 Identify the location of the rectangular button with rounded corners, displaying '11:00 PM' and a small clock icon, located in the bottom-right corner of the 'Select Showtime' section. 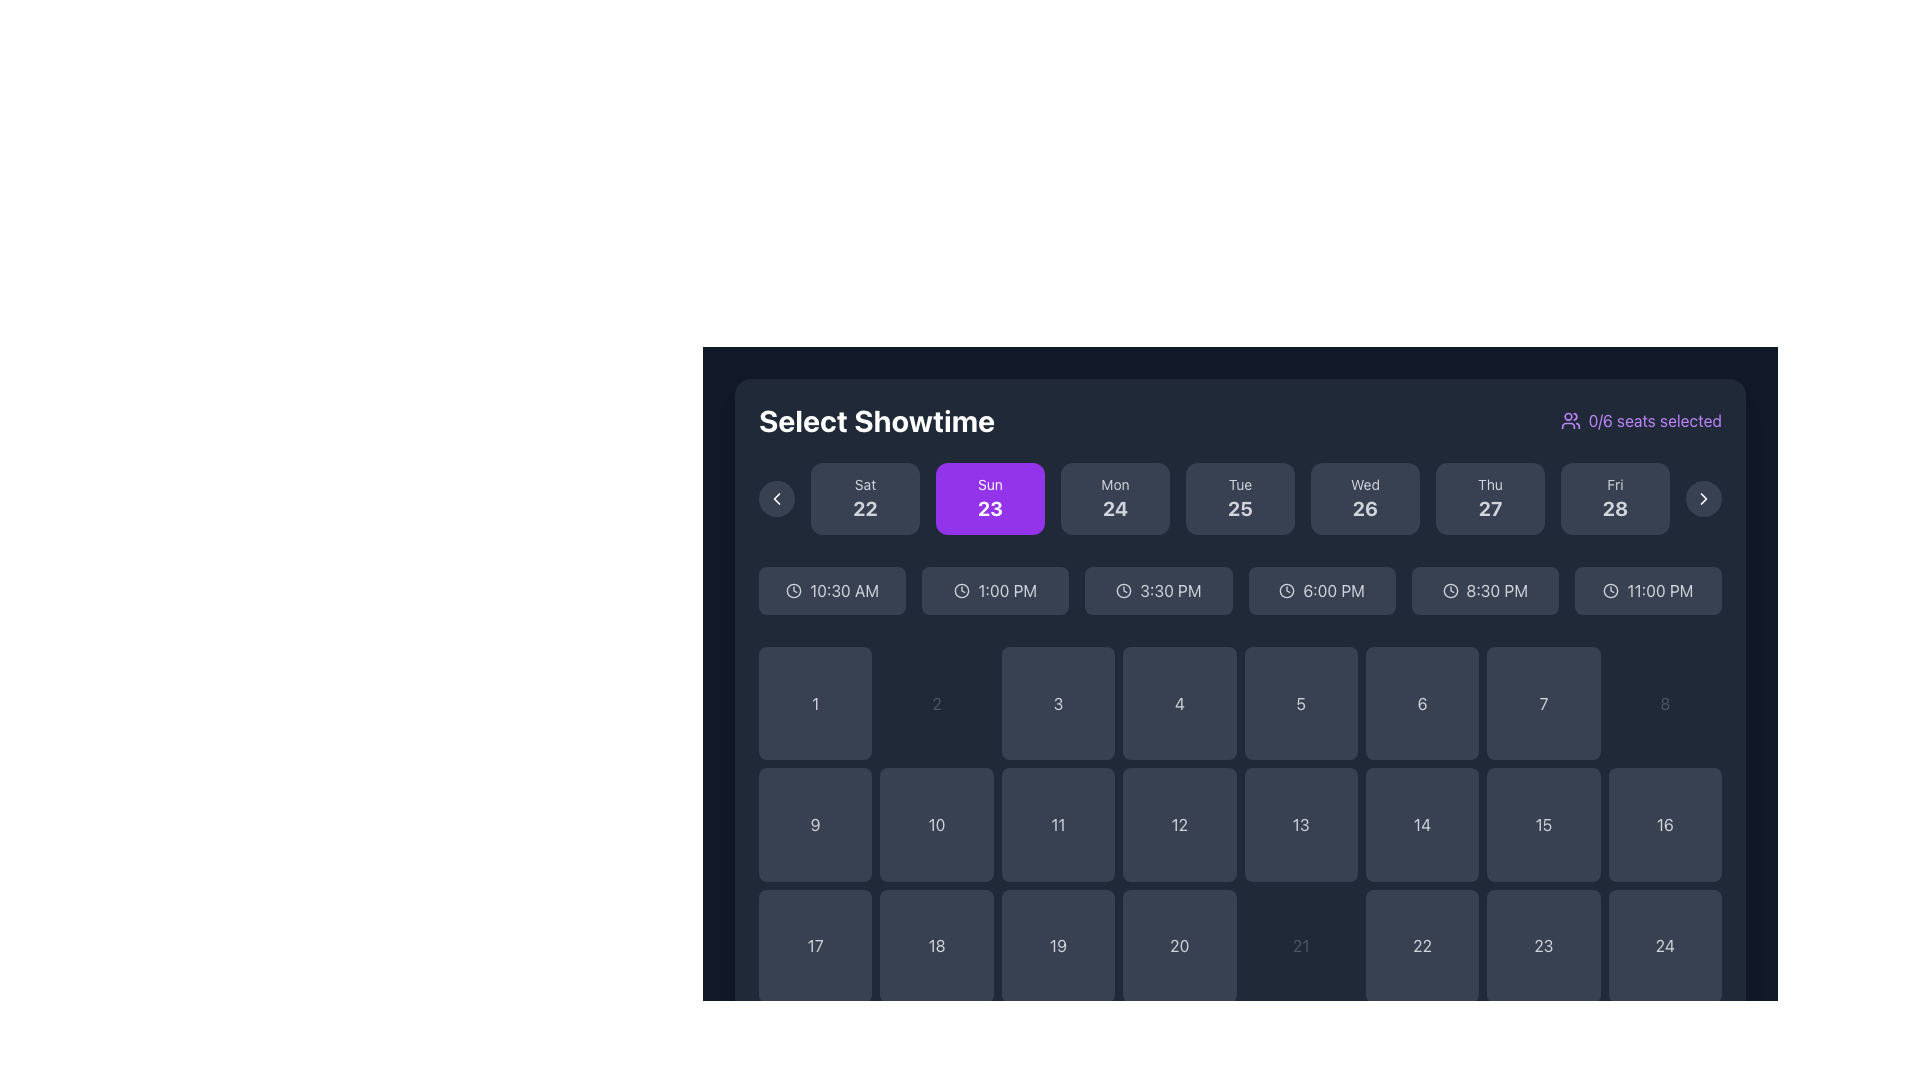
(1648, 589).